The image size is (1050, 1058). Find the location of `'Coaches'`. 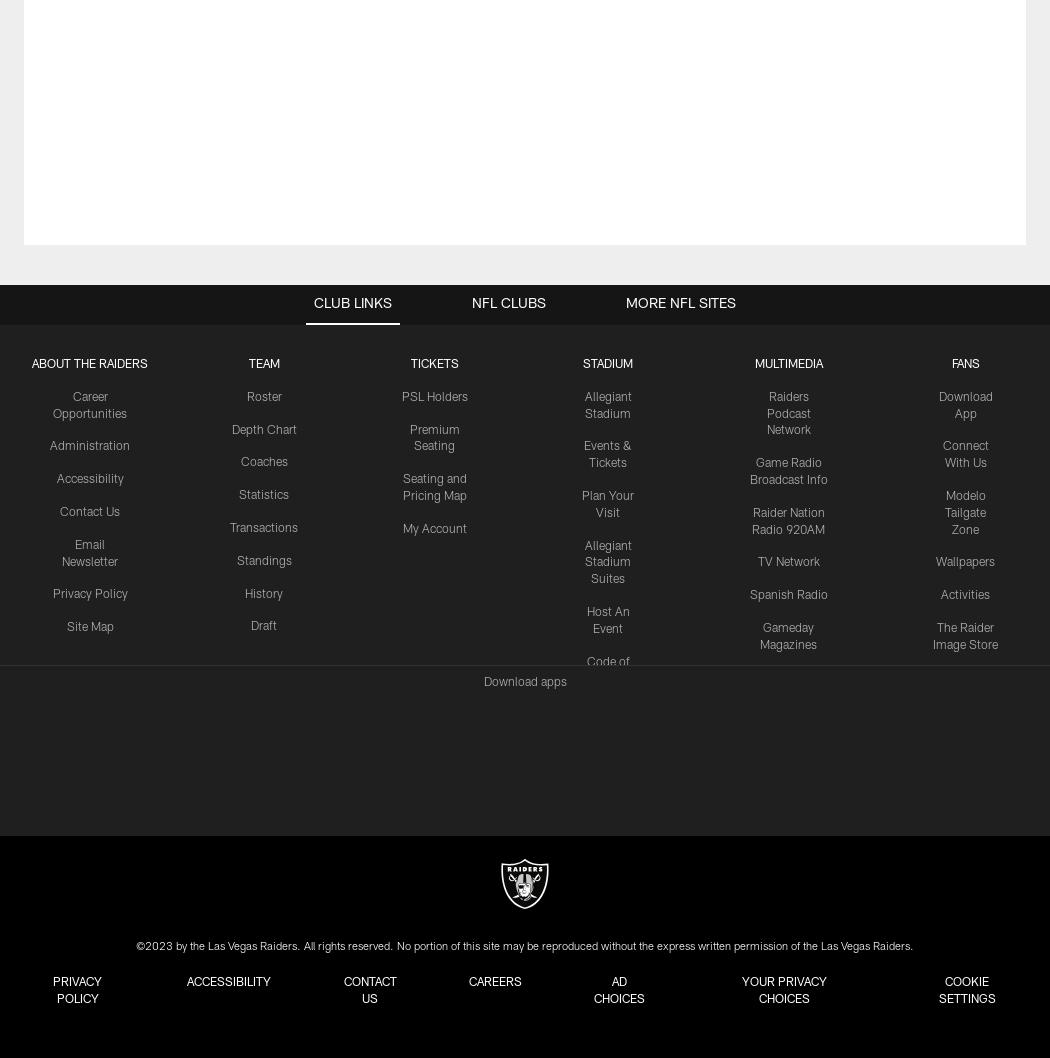

'Coaches' is located at coordinates (262, 461).